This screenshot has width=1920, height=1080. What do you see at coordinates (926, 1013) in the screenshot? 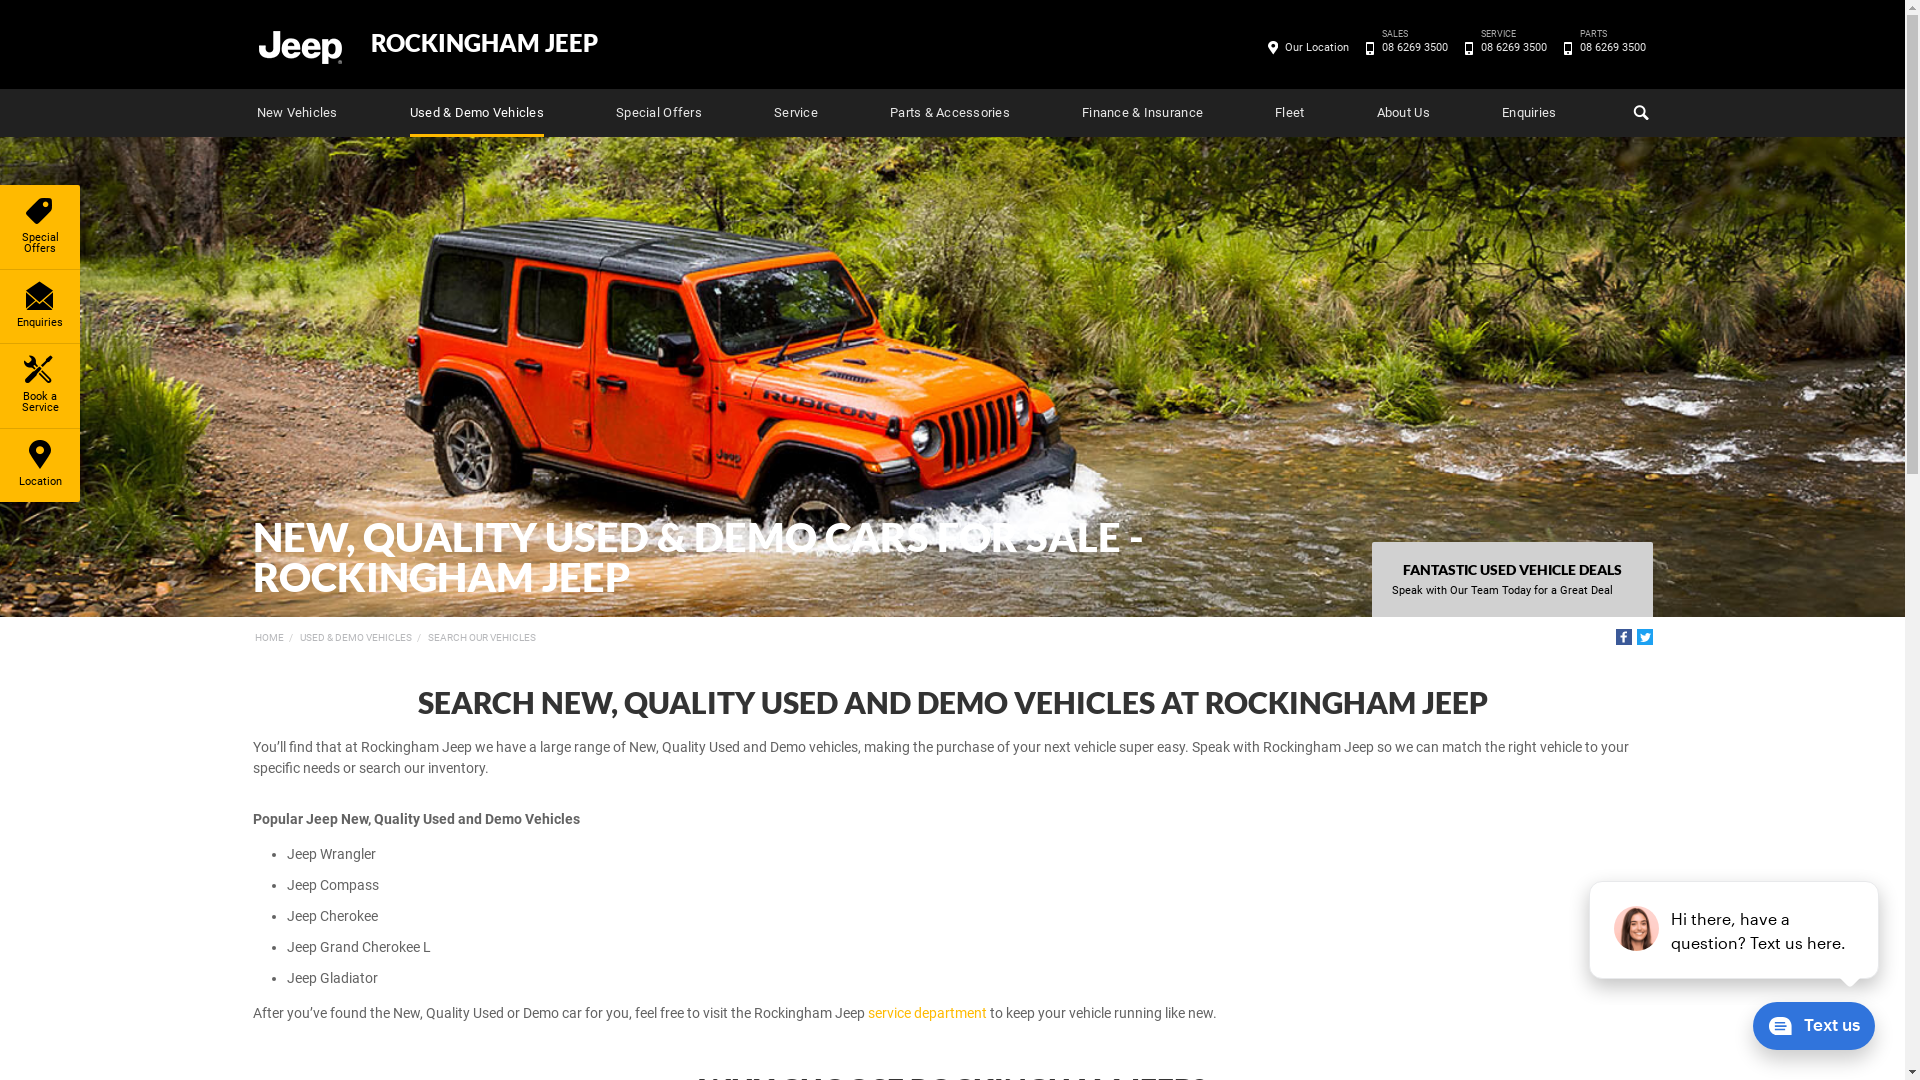
I see `'service department'` at bounding box center [926, 1013].